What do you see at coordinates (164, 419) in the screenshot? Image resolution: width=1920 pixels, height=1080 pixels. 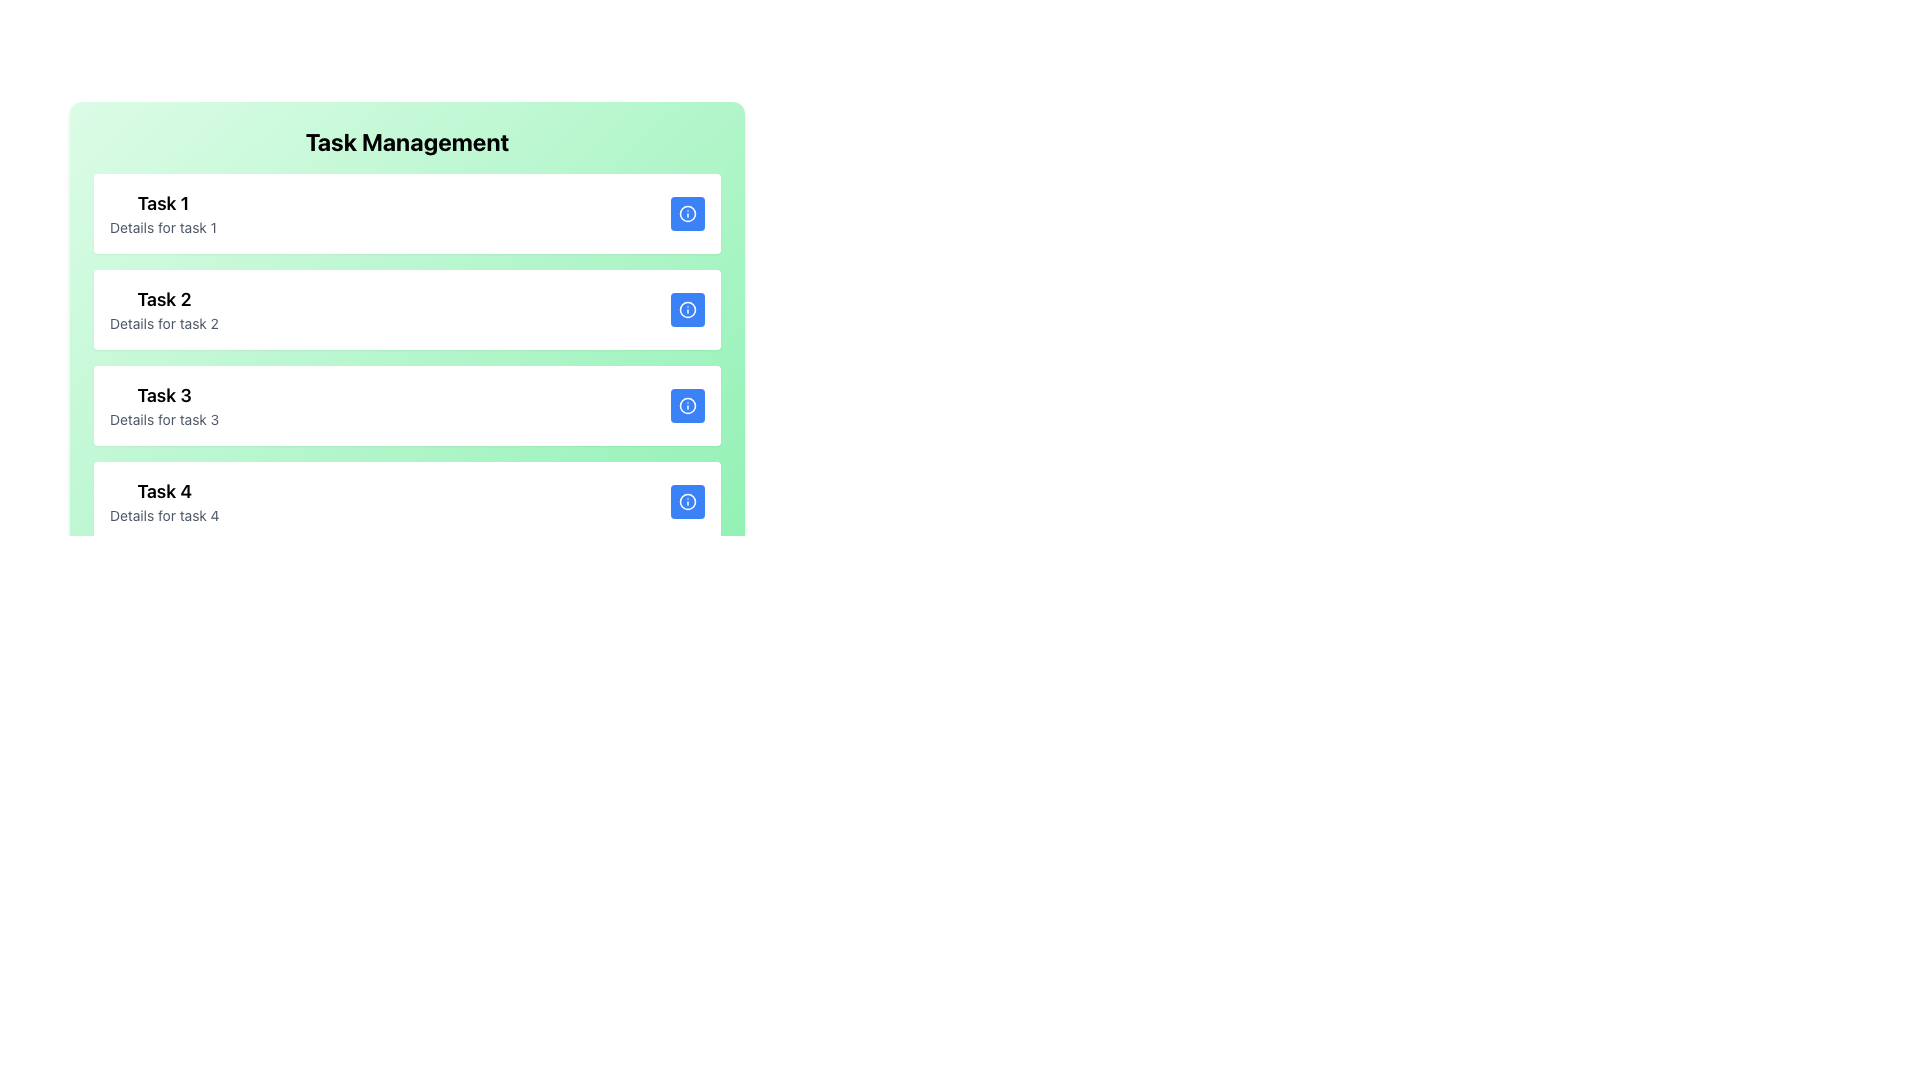 I see `the Static Text element that provides additional information about 'Task 3', located directly below the 'Task 3' title` at bounding box center [164, 419].